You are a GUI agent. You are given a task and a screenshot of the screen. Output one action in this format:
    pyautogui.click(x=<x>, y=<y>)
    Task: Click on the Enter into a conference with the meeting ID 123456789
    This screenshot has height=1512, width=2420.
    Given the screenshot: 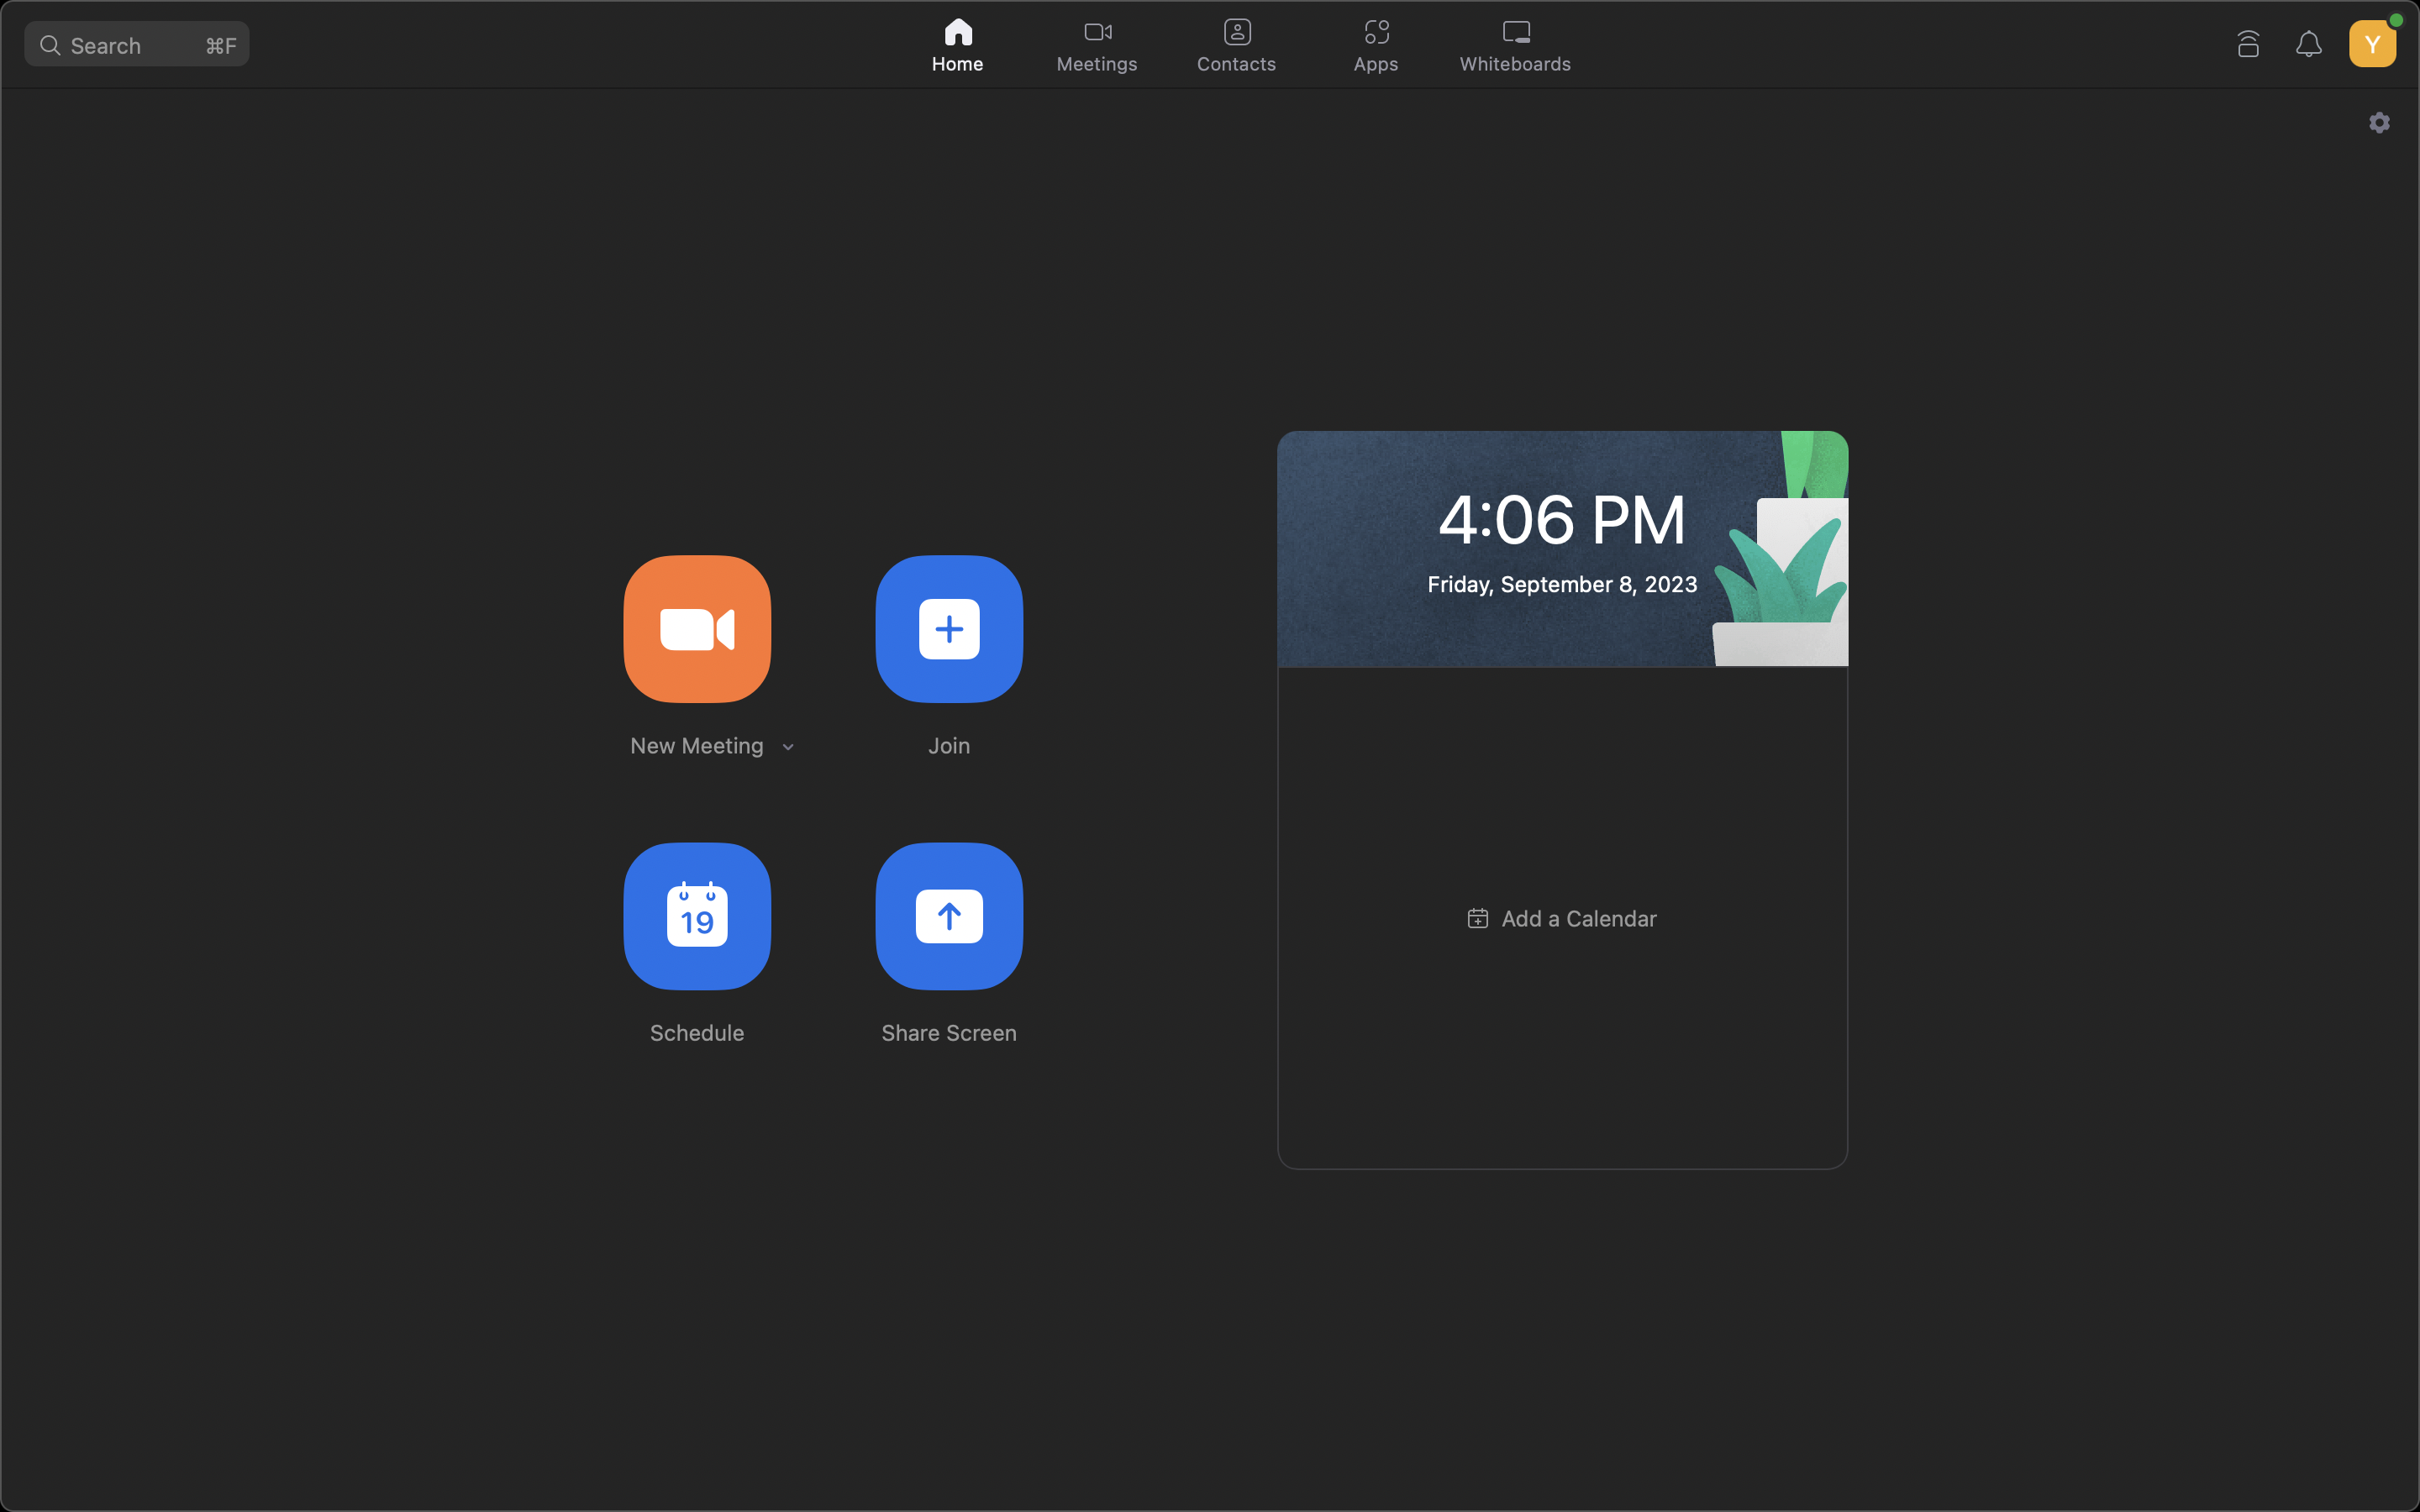 What is the action you would take?
    pyautogui.click(x=948, y=626)
    